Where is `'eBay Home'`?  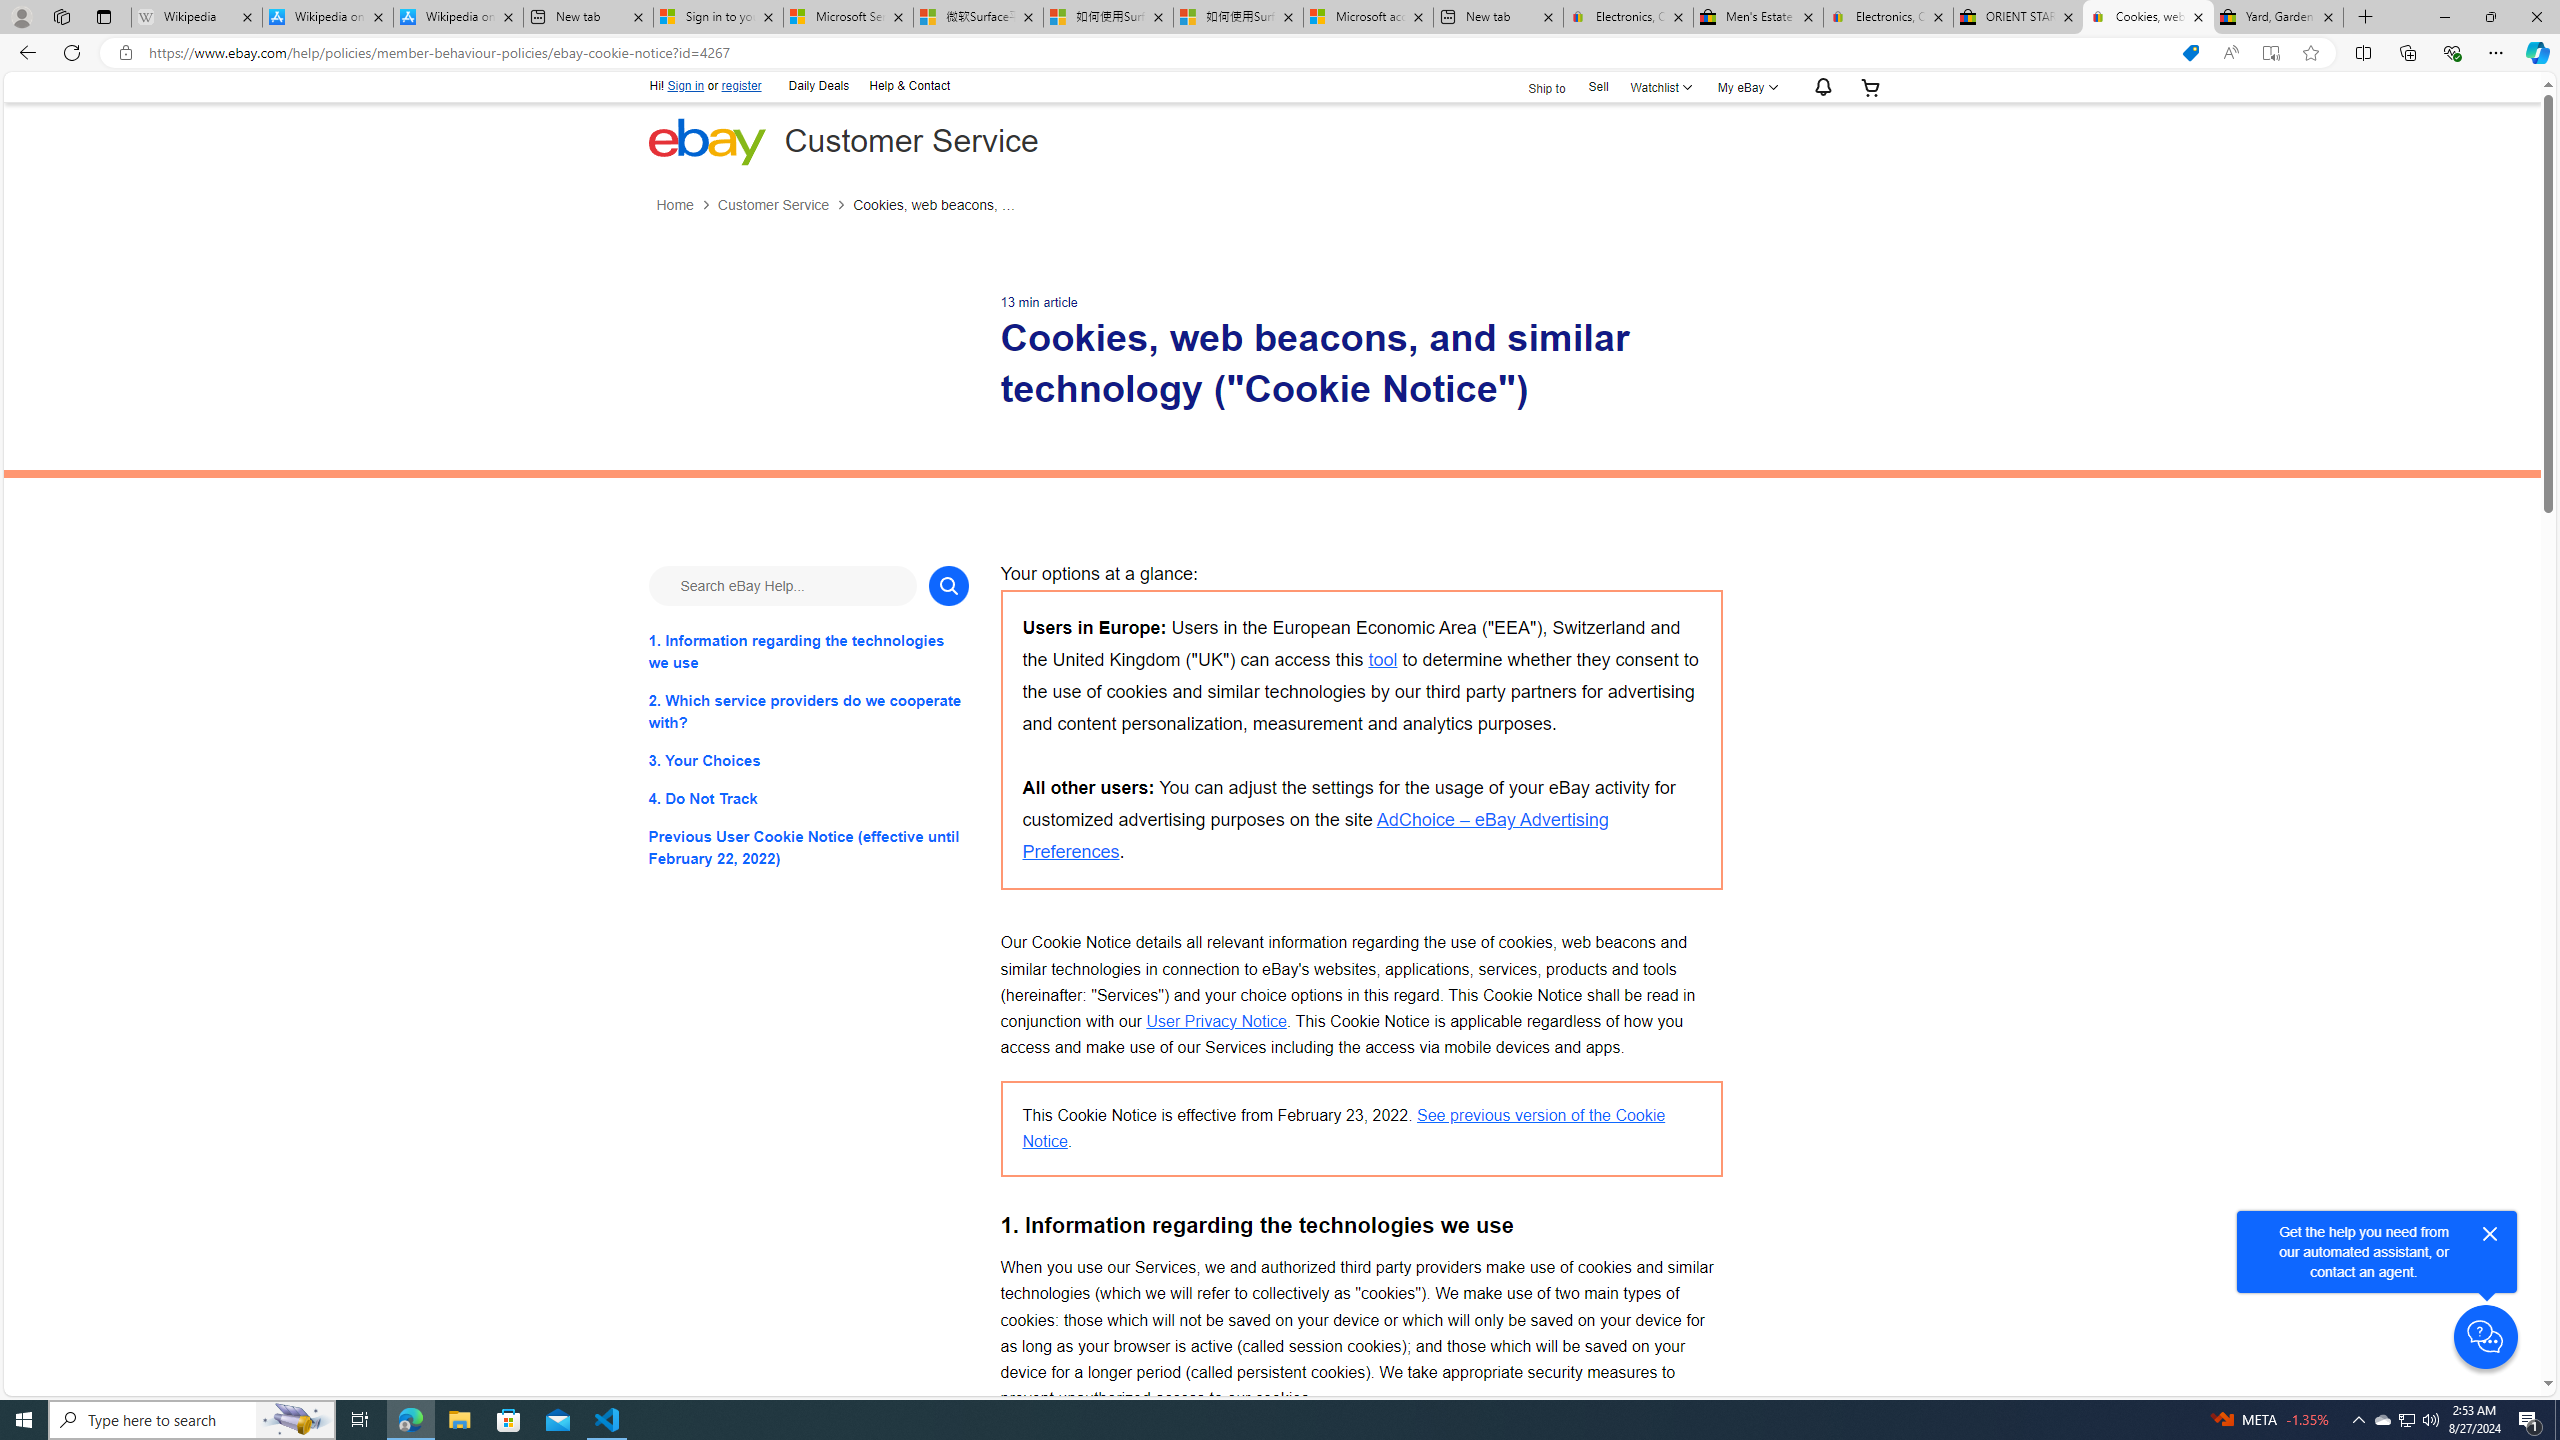
'eBay Home' is located at coordinates (705, 141).